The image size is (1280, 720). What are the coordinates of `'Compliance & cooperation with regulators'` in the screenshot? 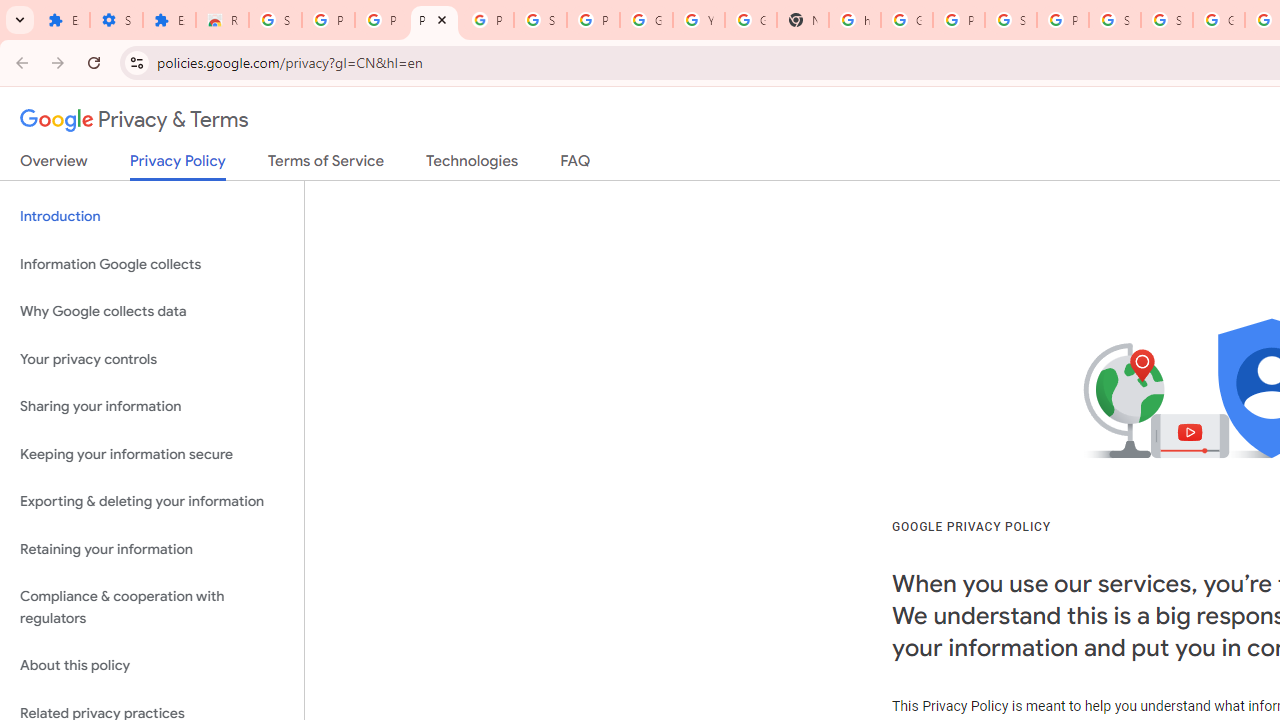 It's located at (151, 607).